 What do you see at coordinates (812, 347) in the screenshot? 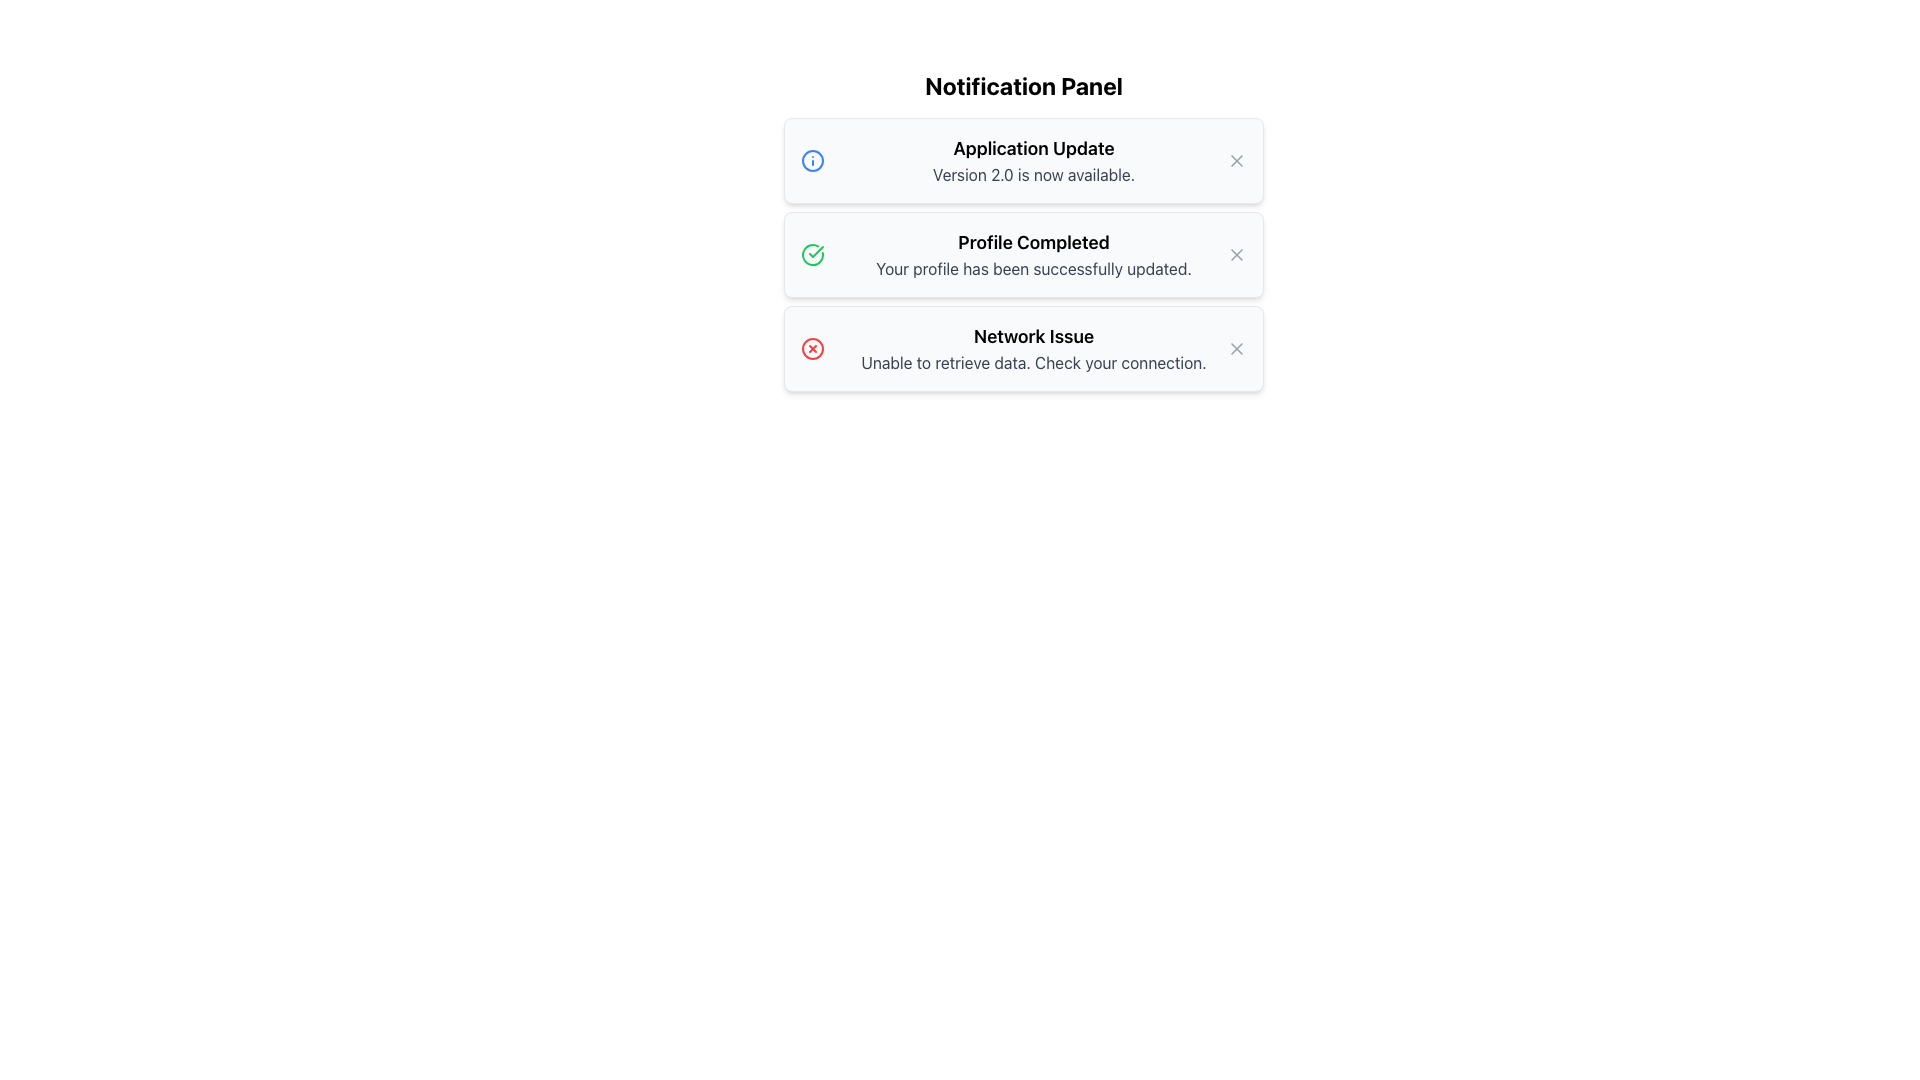
I see `the third circular icon representing the 'Network Issue' in the notification group located at the bottom-right corner` at bounding box center [812, 347].